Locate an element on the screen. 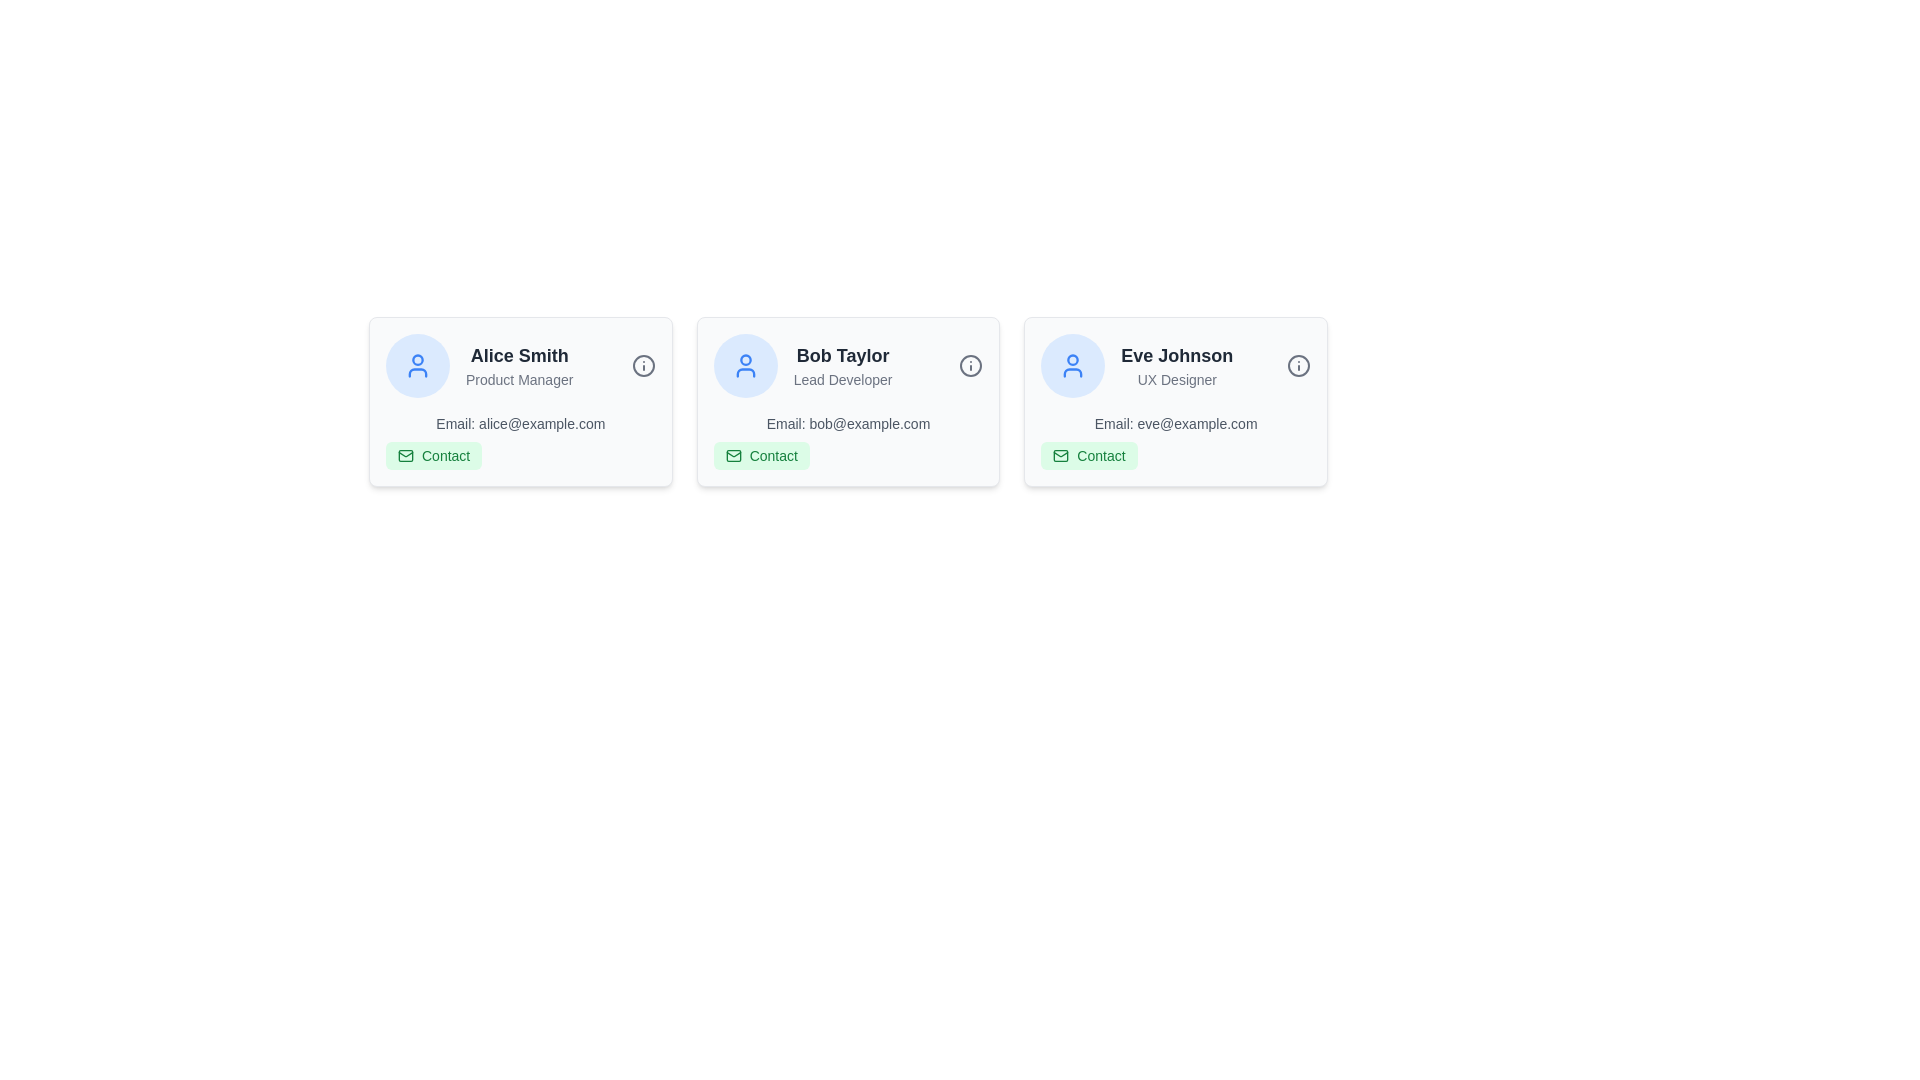  the 'Contact' button with a light green background and green text, located under the name 'Eve Johnson' and below the email address 'eve@example.com' is located at coordinates (1088, 455).